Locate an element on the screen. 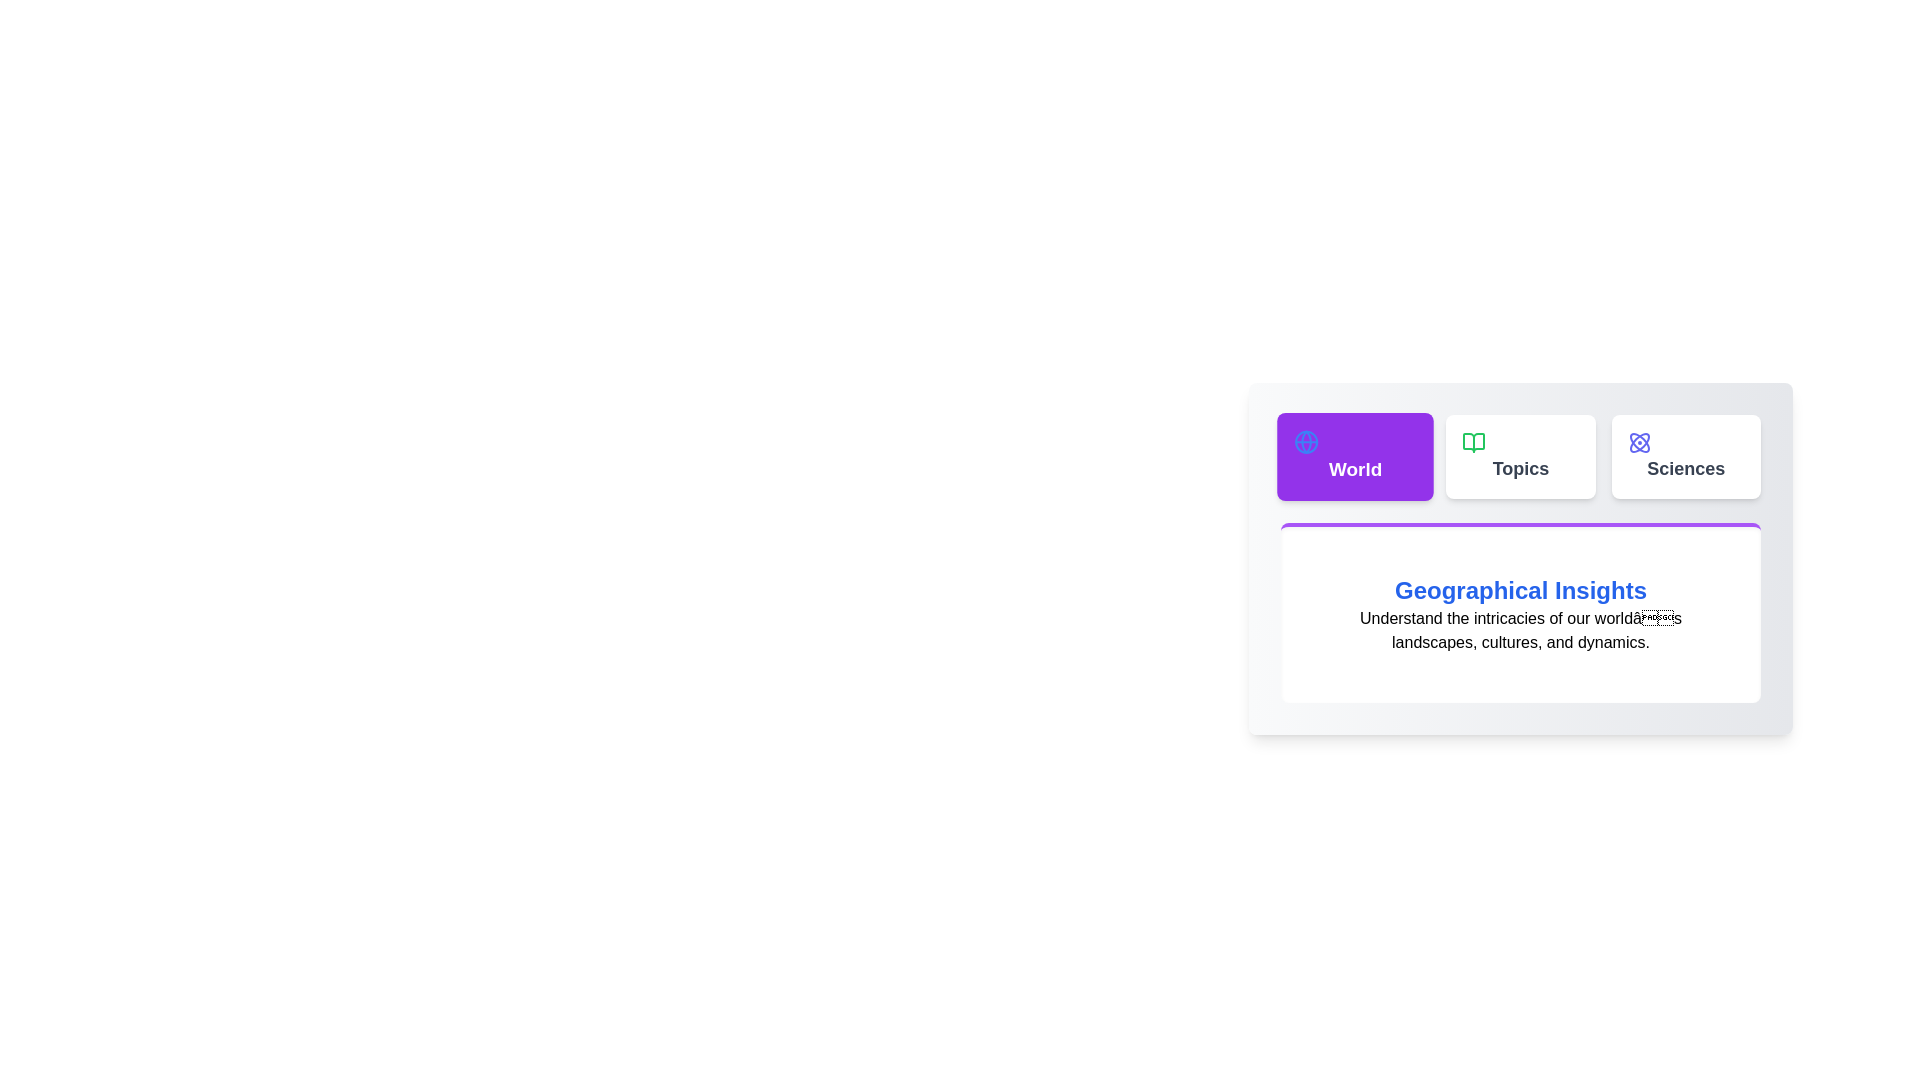  the tab labeled Topics to switch the content displayed is located at coordinates (1520, 456).